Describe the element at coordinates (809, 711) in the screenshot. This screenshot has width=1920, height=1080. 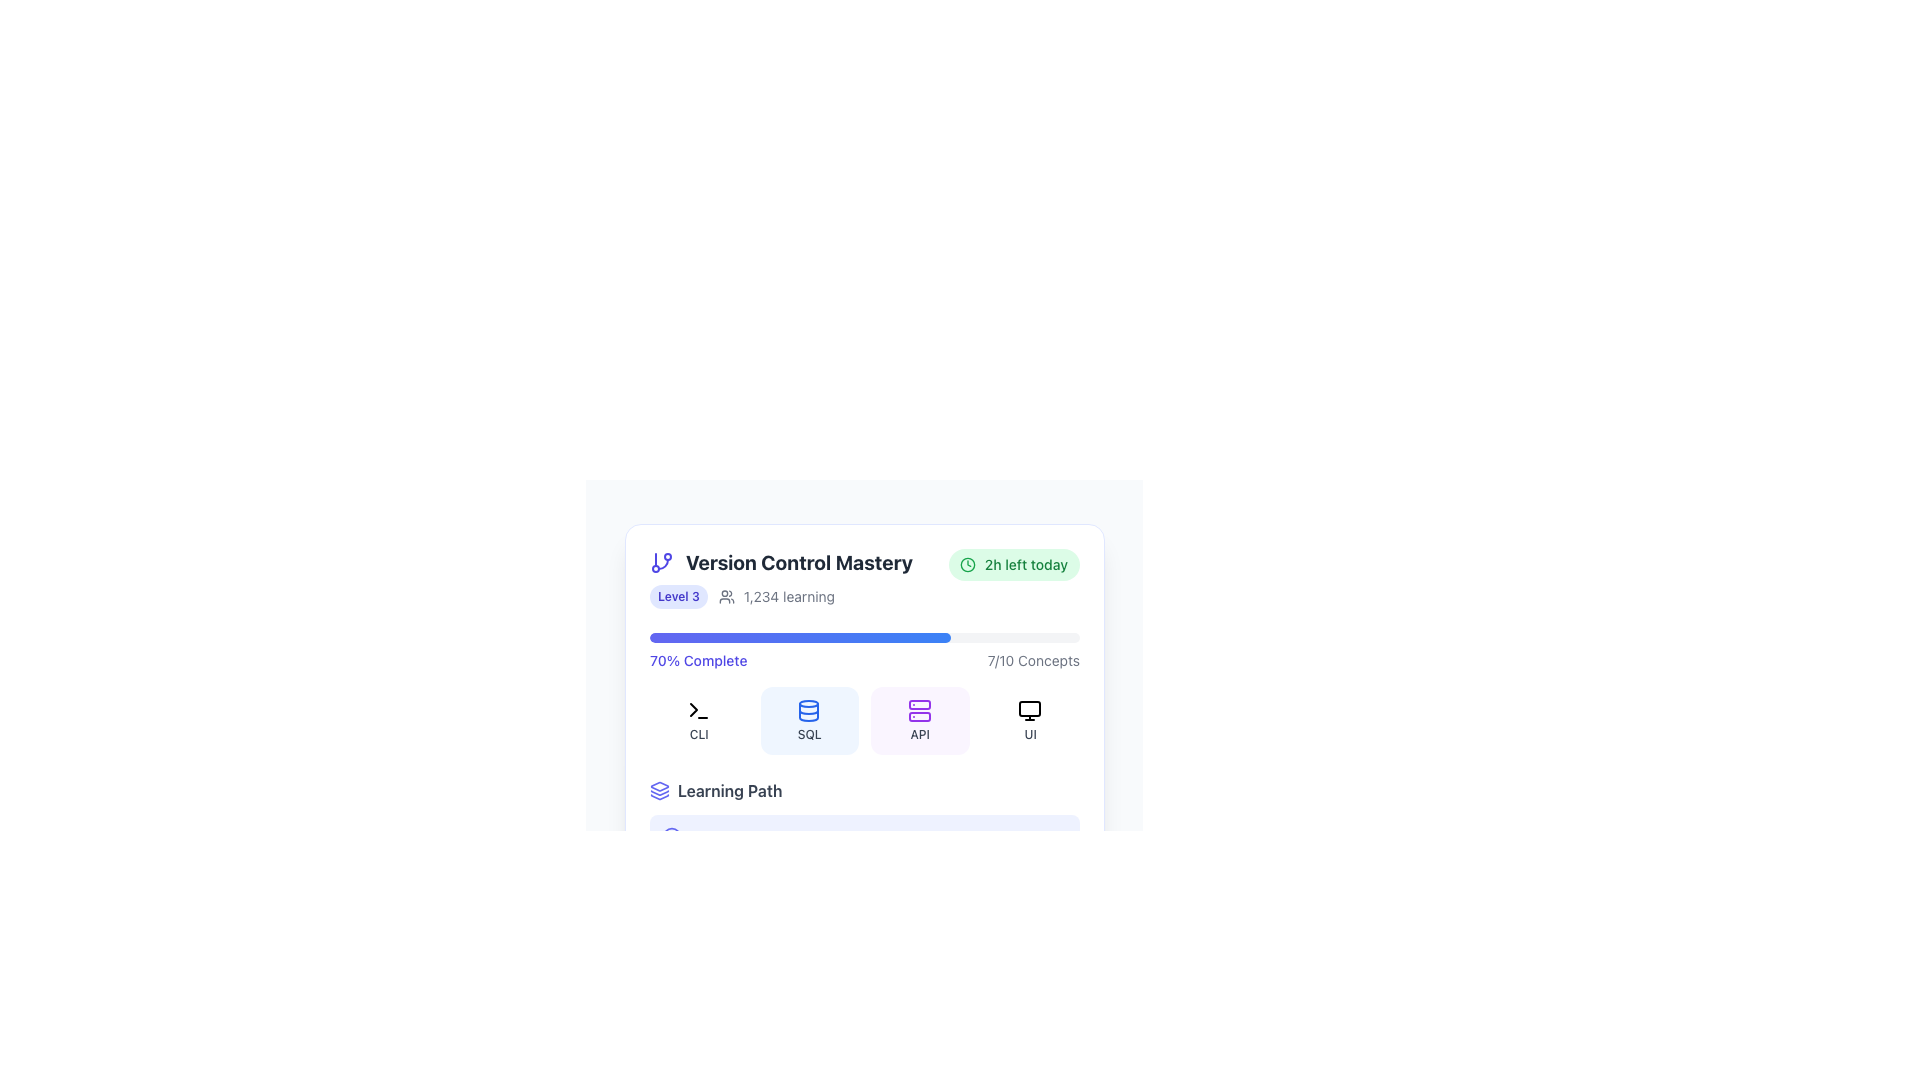
I see `the decorative SQL icon located beneath the progress indicator in the Version Control Mastery card, which is the second icon from the left in a group of technical concept icons` at that location.